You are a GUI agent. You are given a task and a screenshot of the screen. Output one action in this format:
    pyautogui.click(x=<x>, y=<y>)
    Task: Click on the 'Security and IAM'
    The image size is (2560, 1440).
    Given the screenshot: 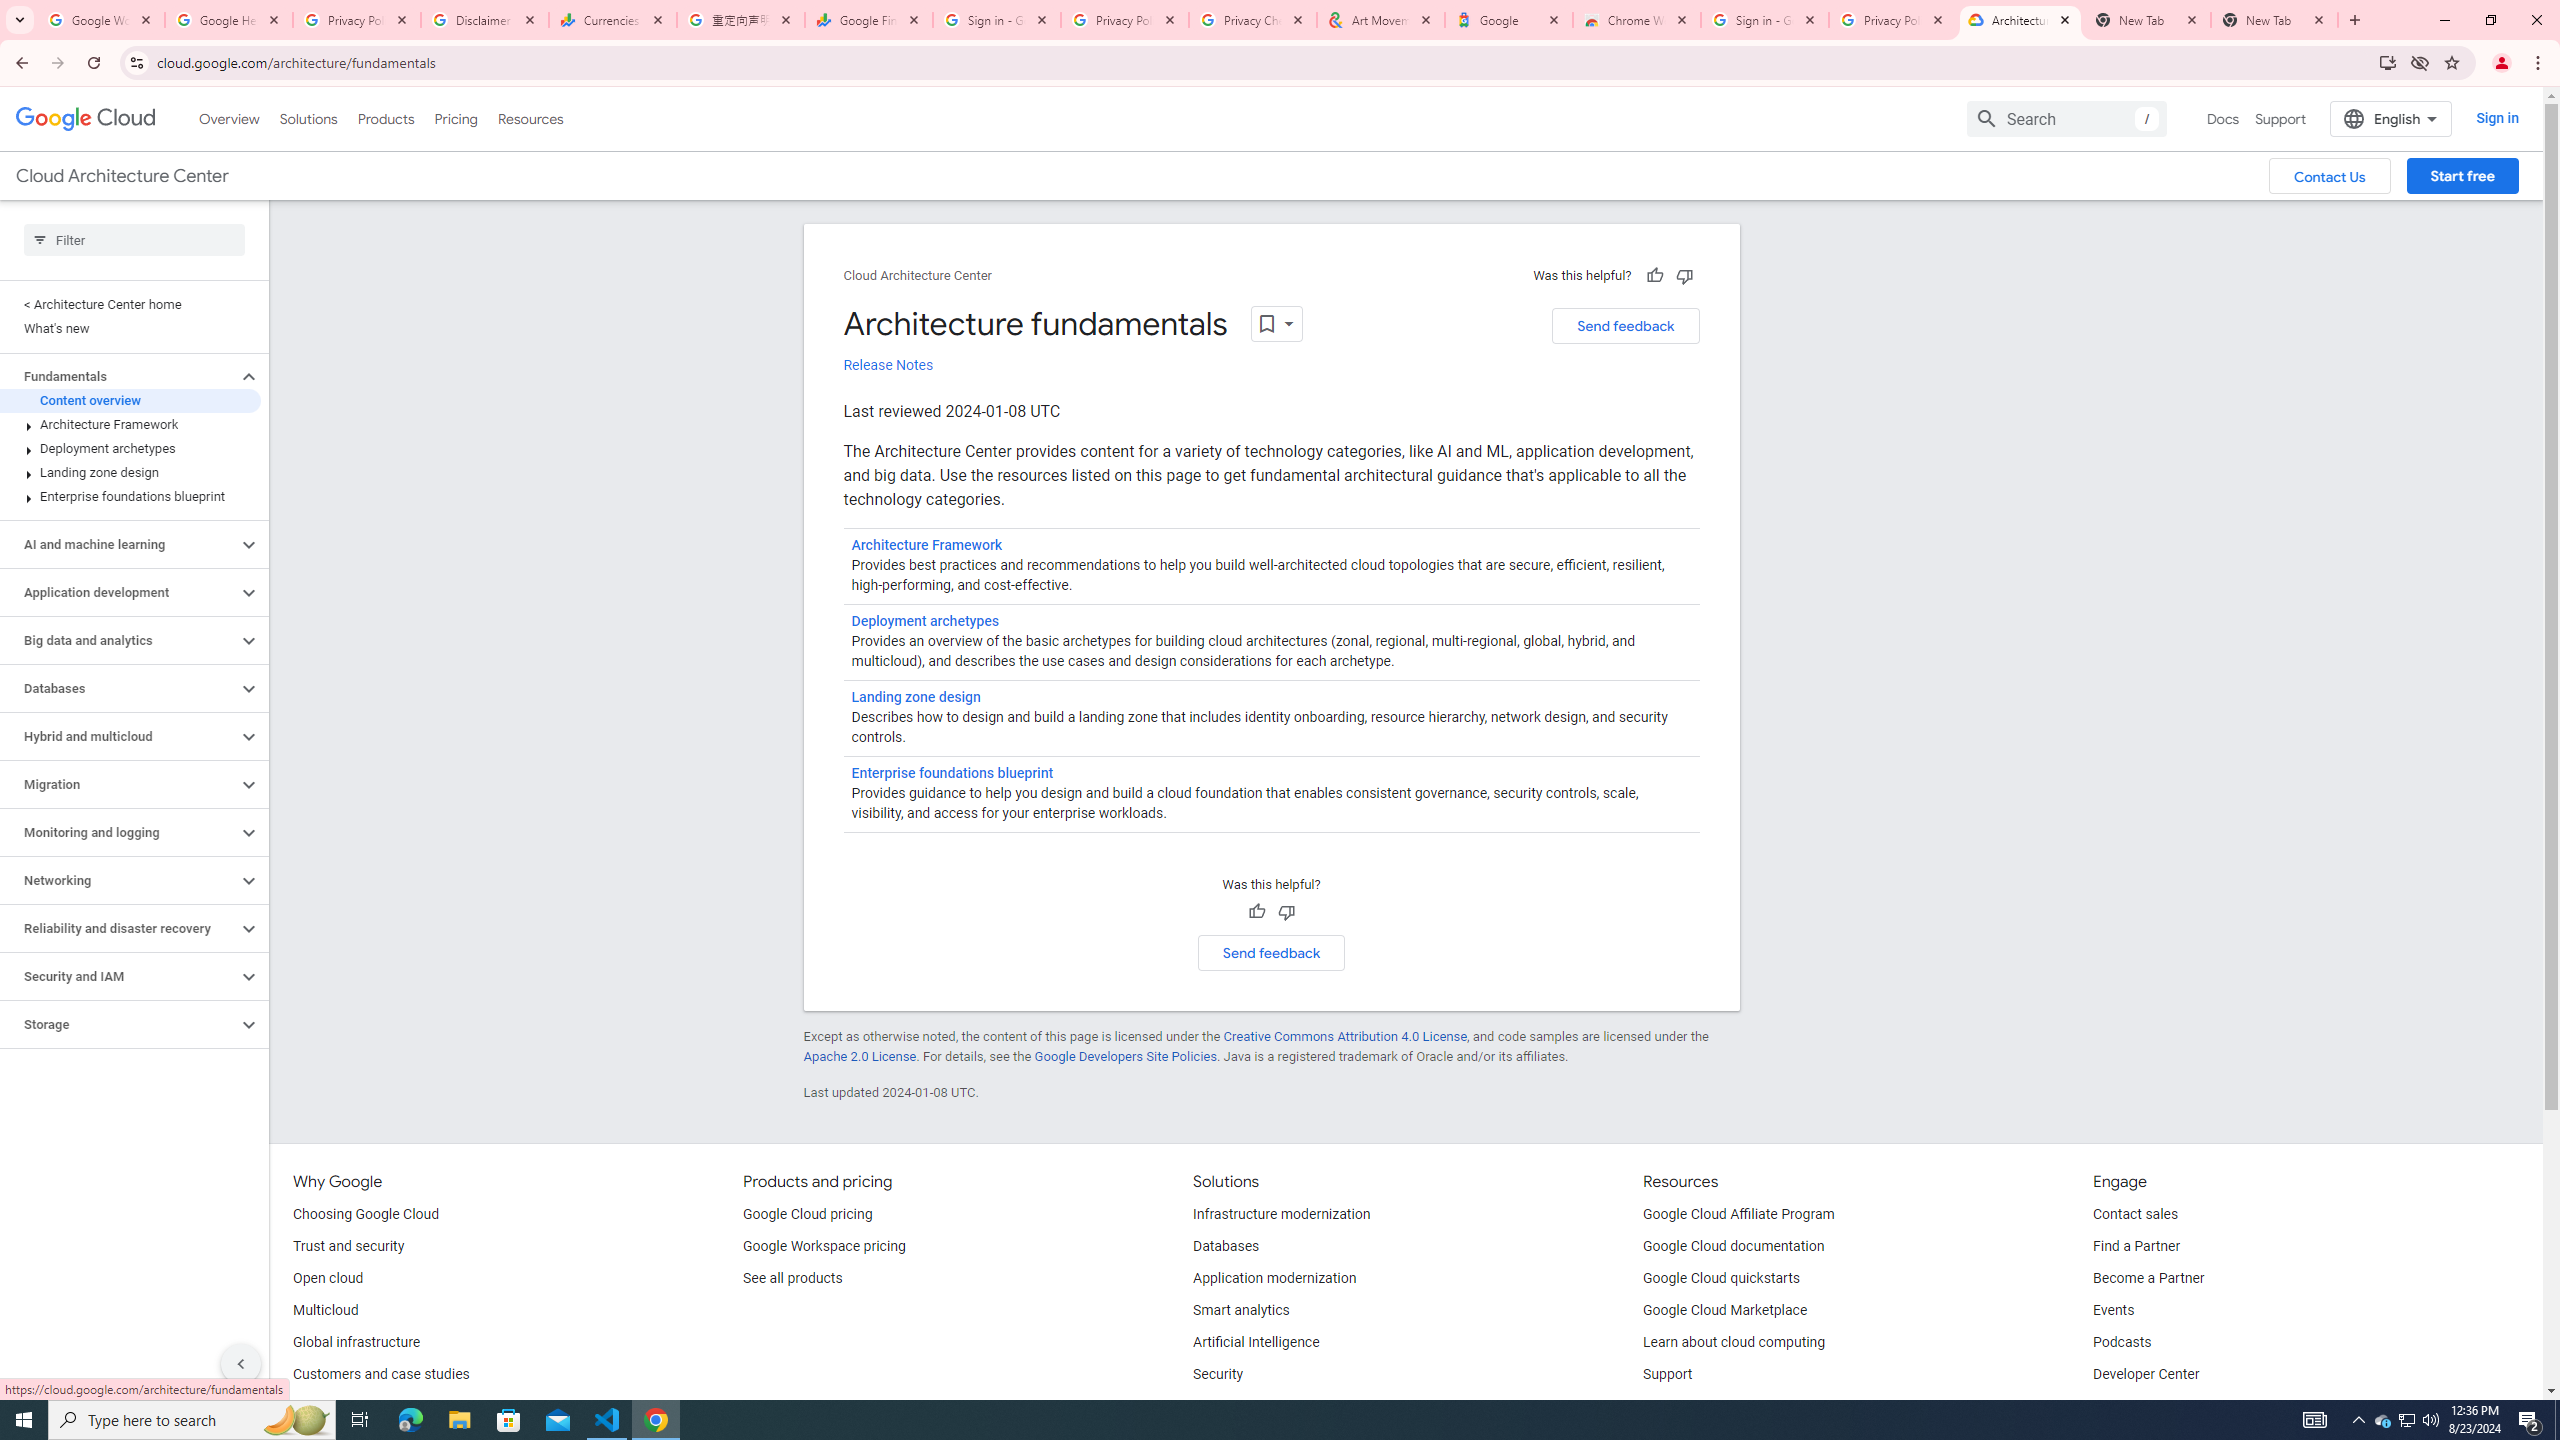 What is the action you would take?
    pyautogui.click(x=118, y=976)
    